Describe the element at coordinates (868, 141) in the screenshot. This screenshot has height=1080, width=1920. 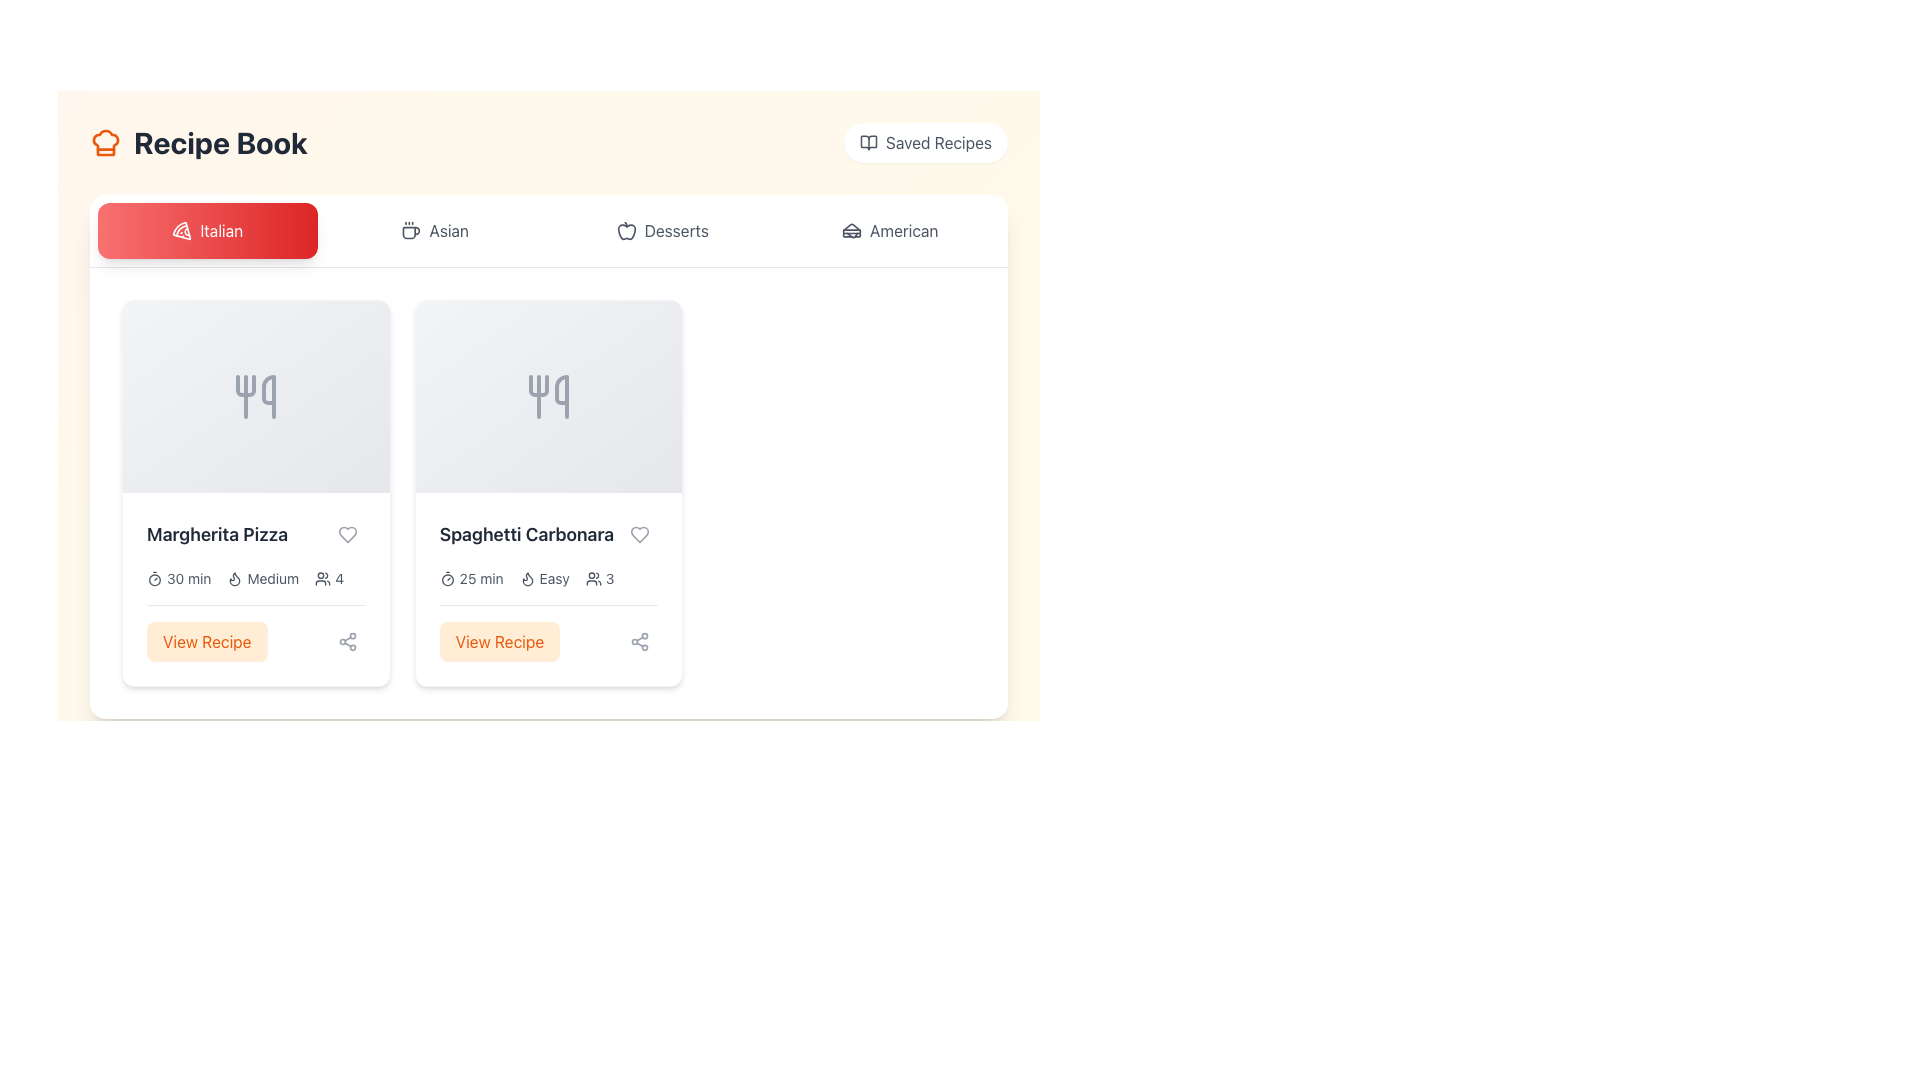
I see `the small open book icon, which is part of the 'Saved Recipes' button located at the top right of the page` at that location.